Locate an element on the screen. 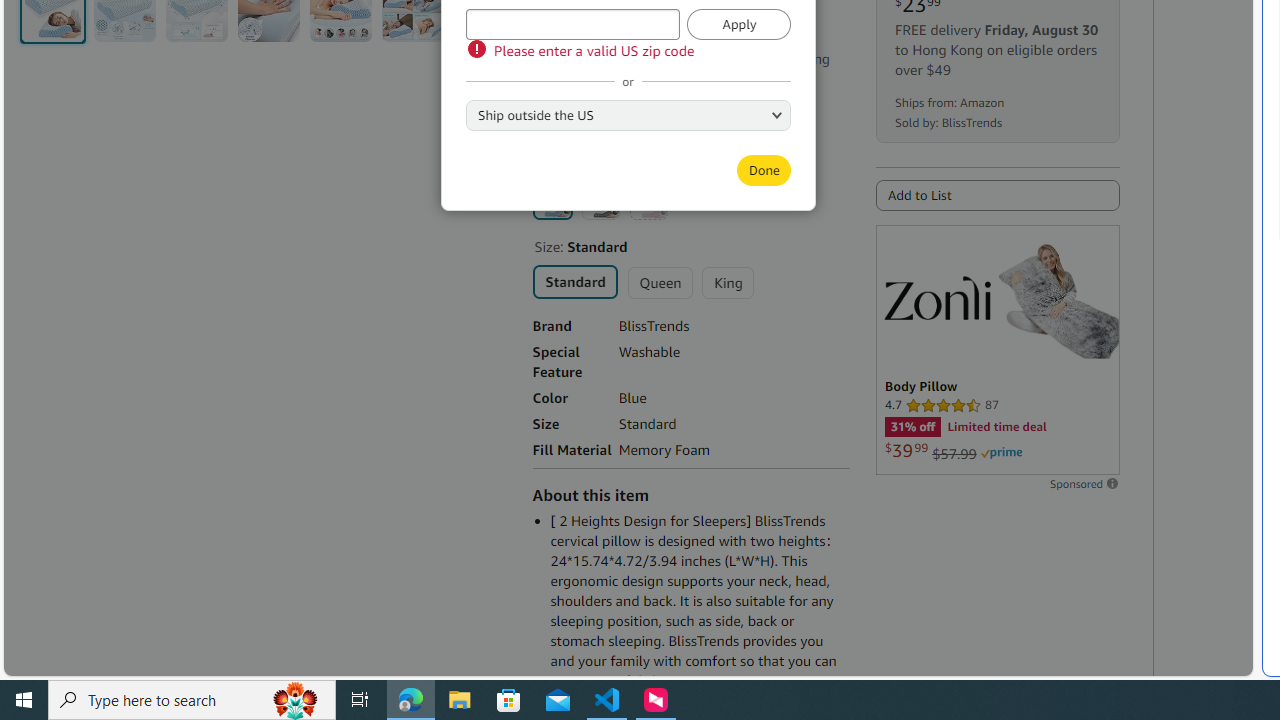 The height and width of the screenshot is (720, 1280). 'Add to List' is located at coordinates (997, 195).